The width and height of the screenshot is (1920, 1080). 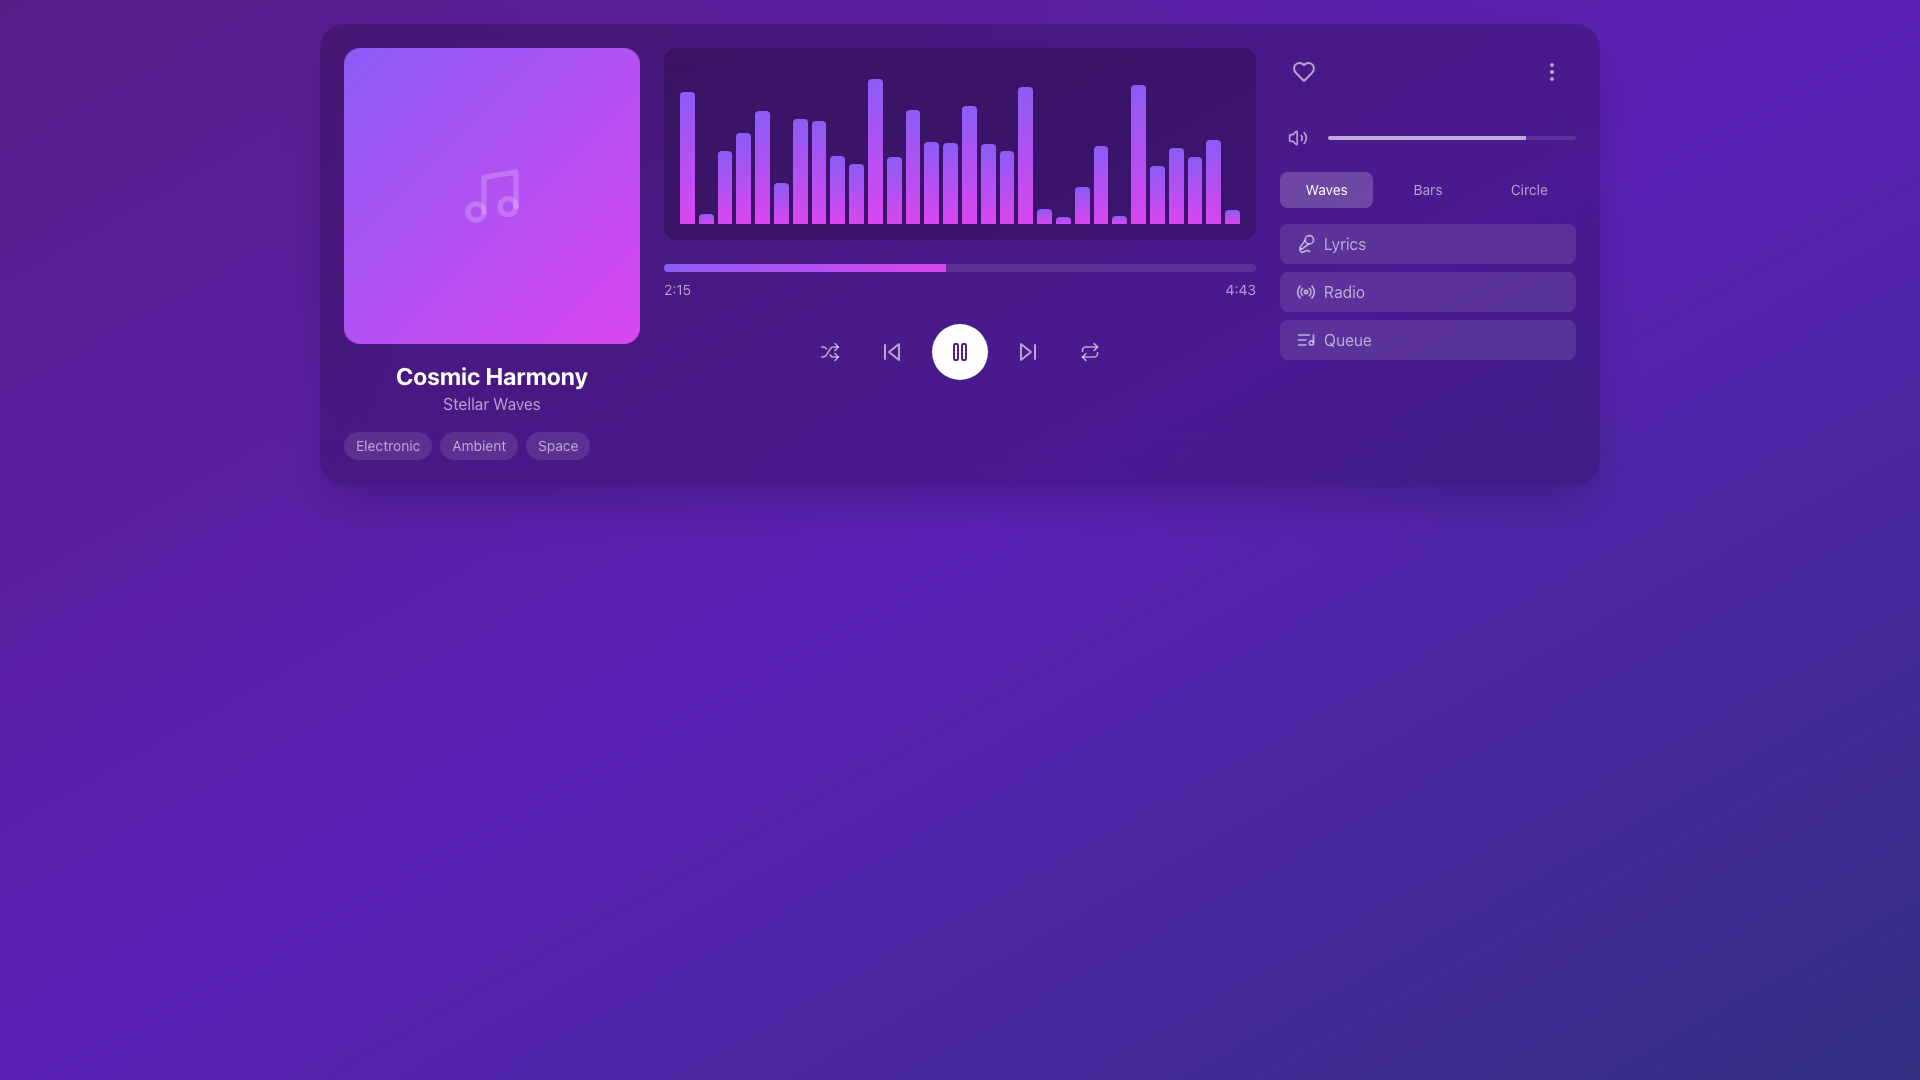 I want to click on the 'Skip Back' icon, which is represented by a leftward arrow located to the left of the central play button in the media playback controls, so click(x=892, y=350).